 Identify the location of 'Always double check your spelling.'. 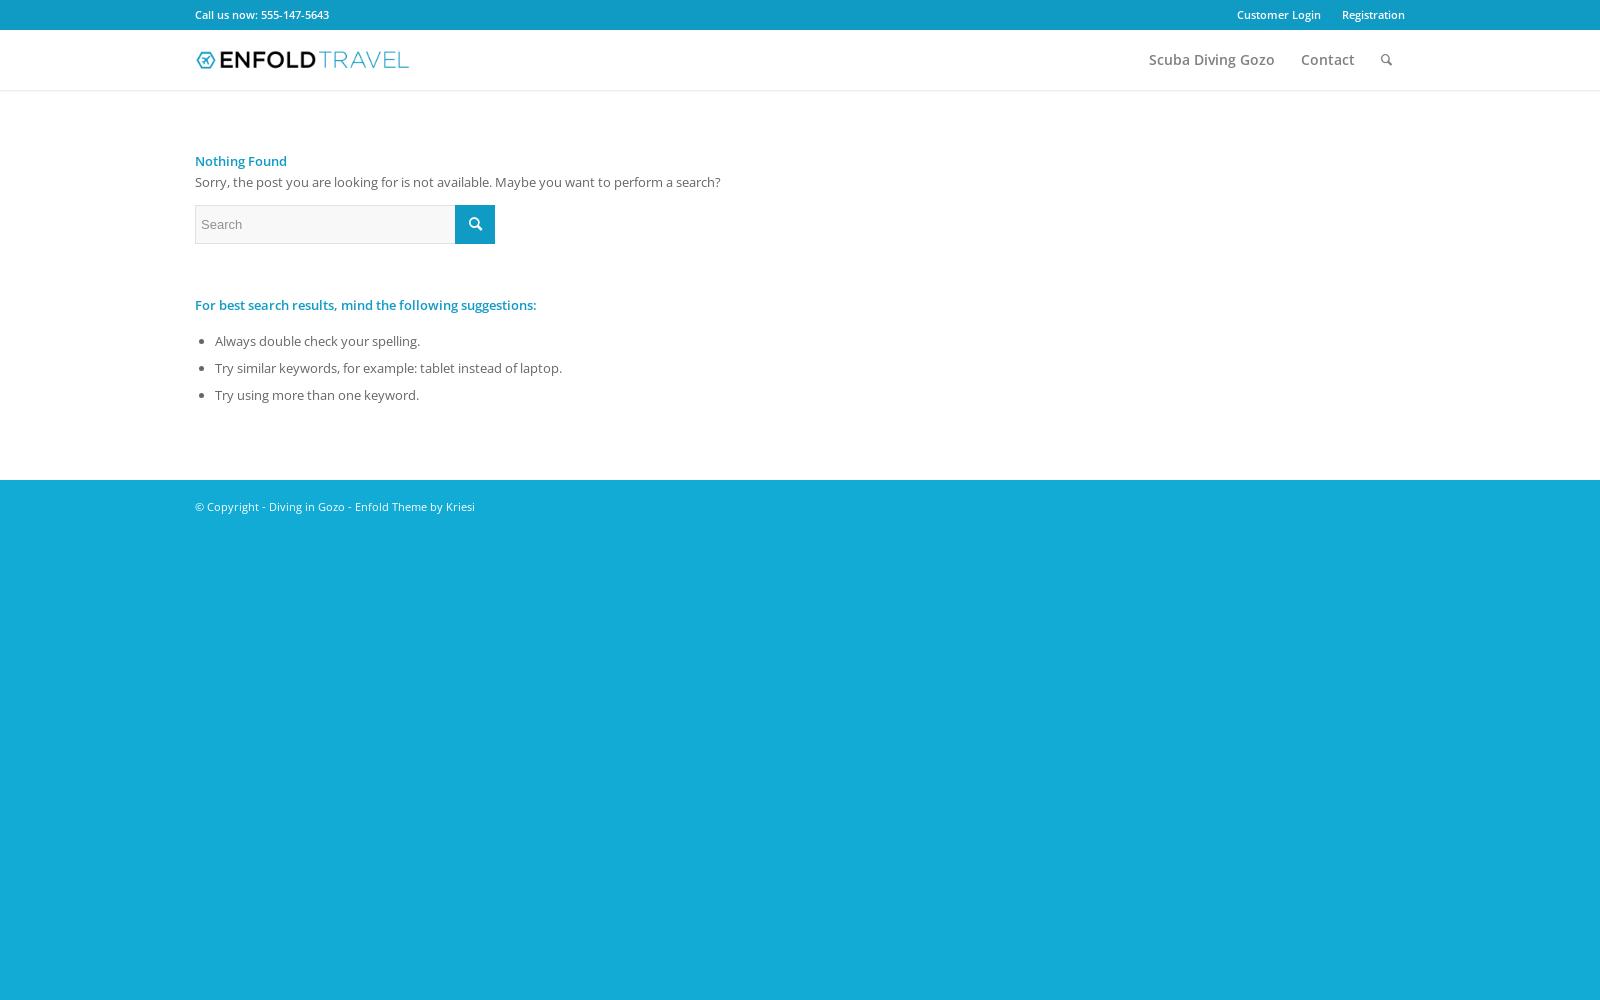
(317, 339).